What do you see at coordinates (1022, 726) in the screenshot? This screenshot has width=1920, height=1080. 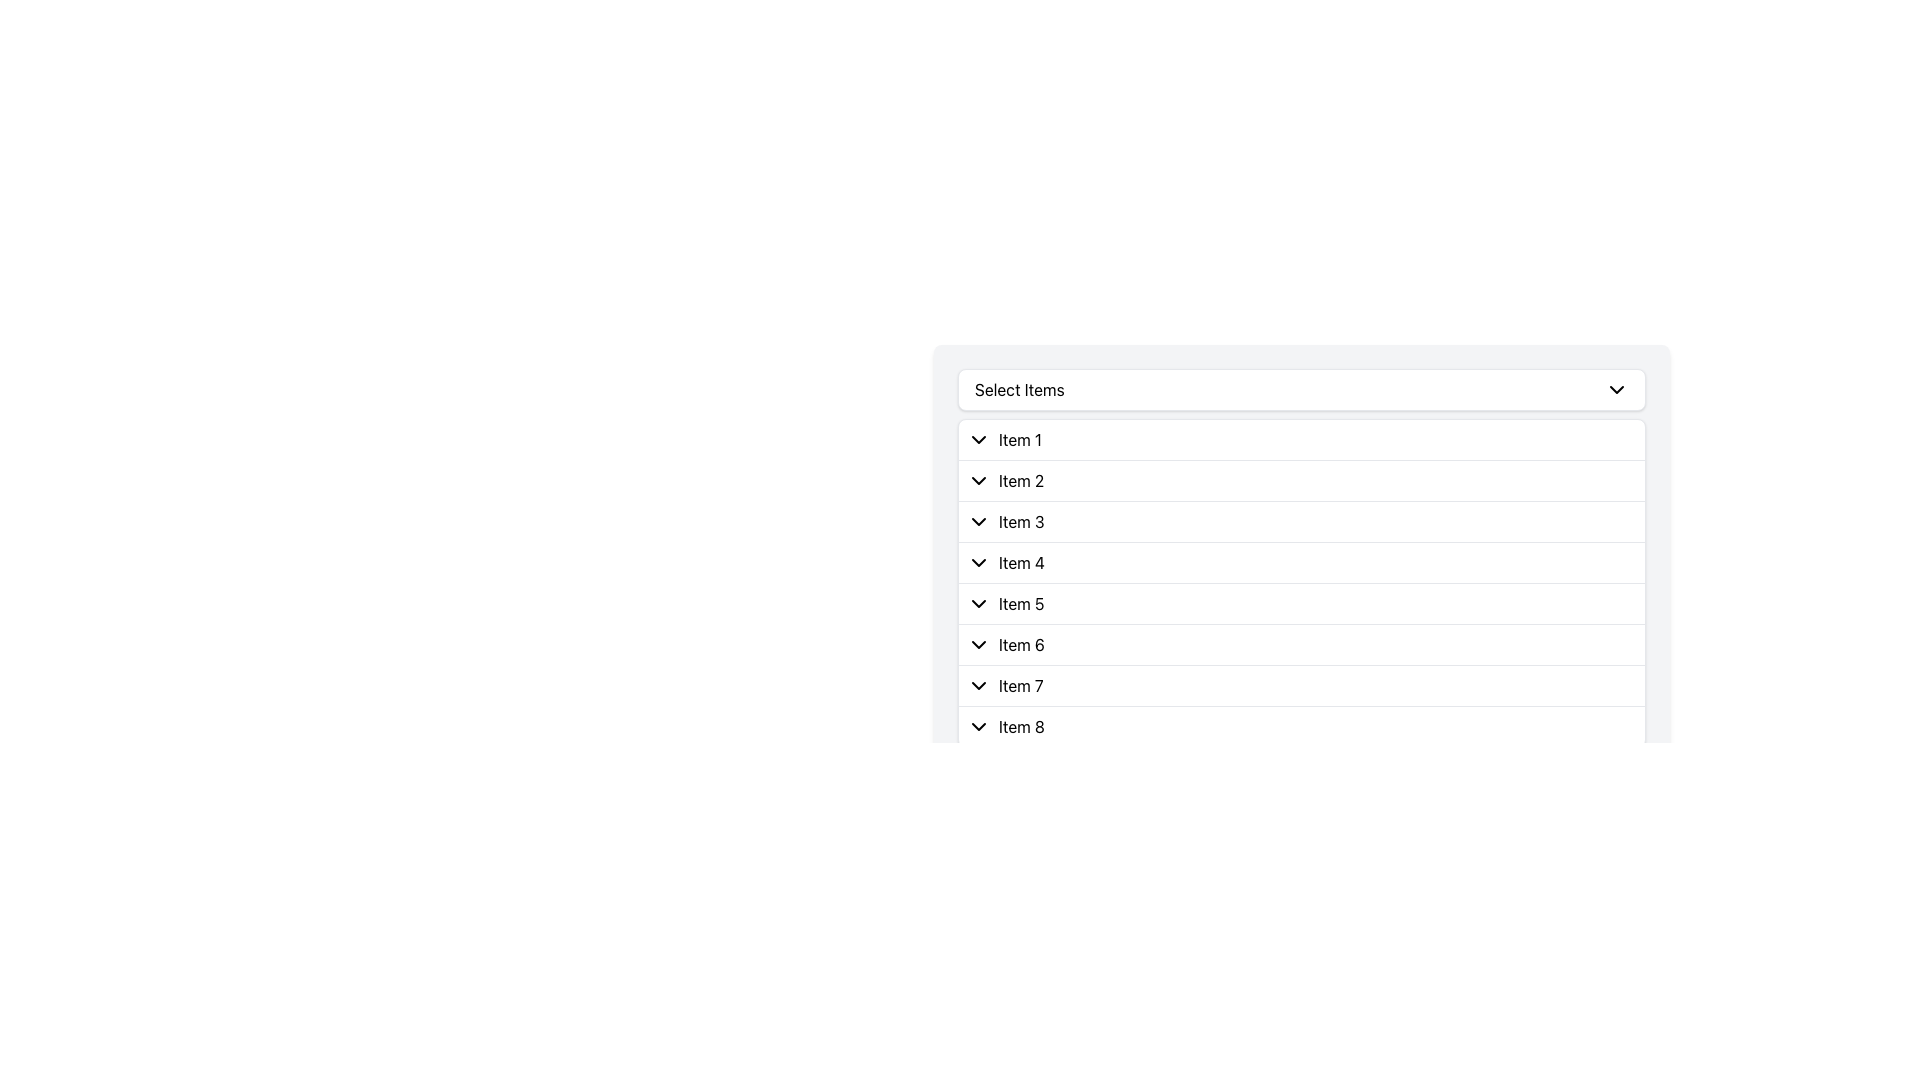 I see `the 'Item 8' text label in the dropdown menu for selection` at bounding box center [1022, 726].